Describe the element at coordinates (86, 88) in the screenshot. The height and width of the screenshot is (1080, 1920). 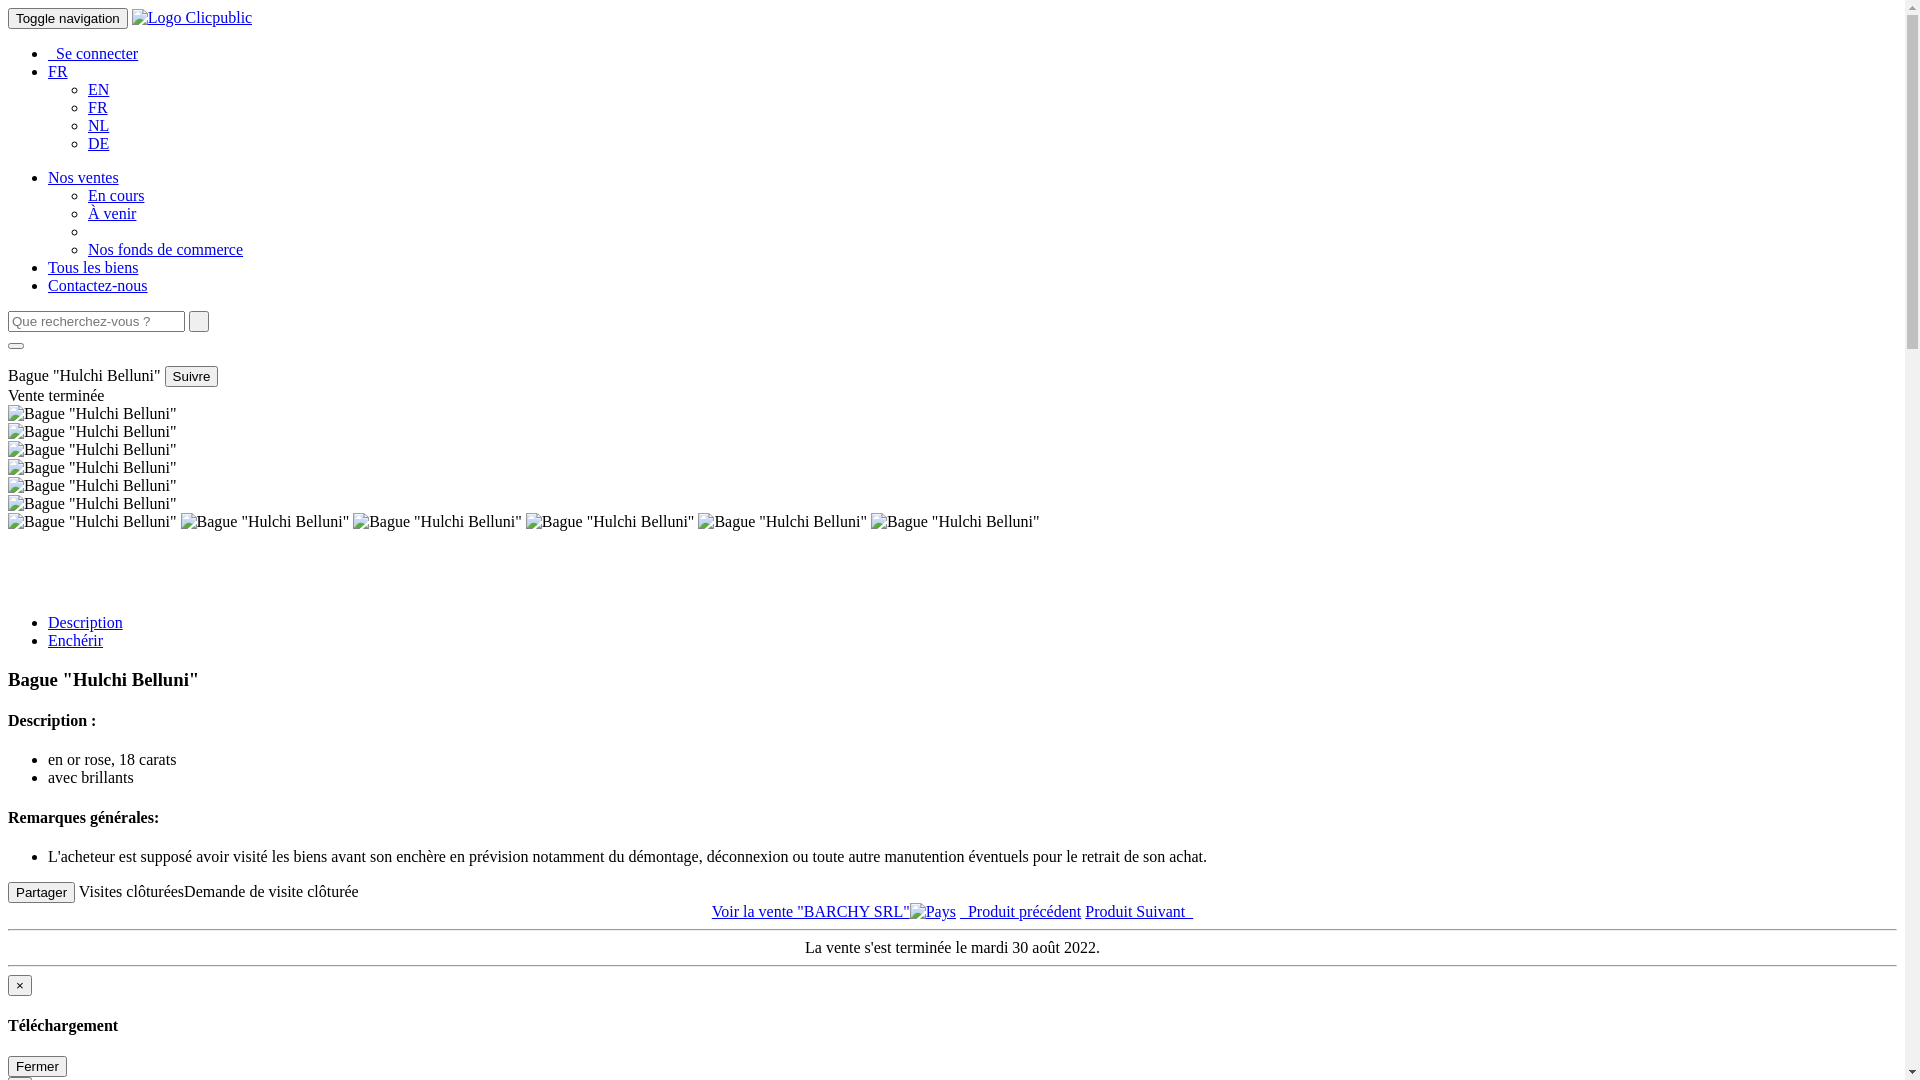
I see `'EN'` at that location.